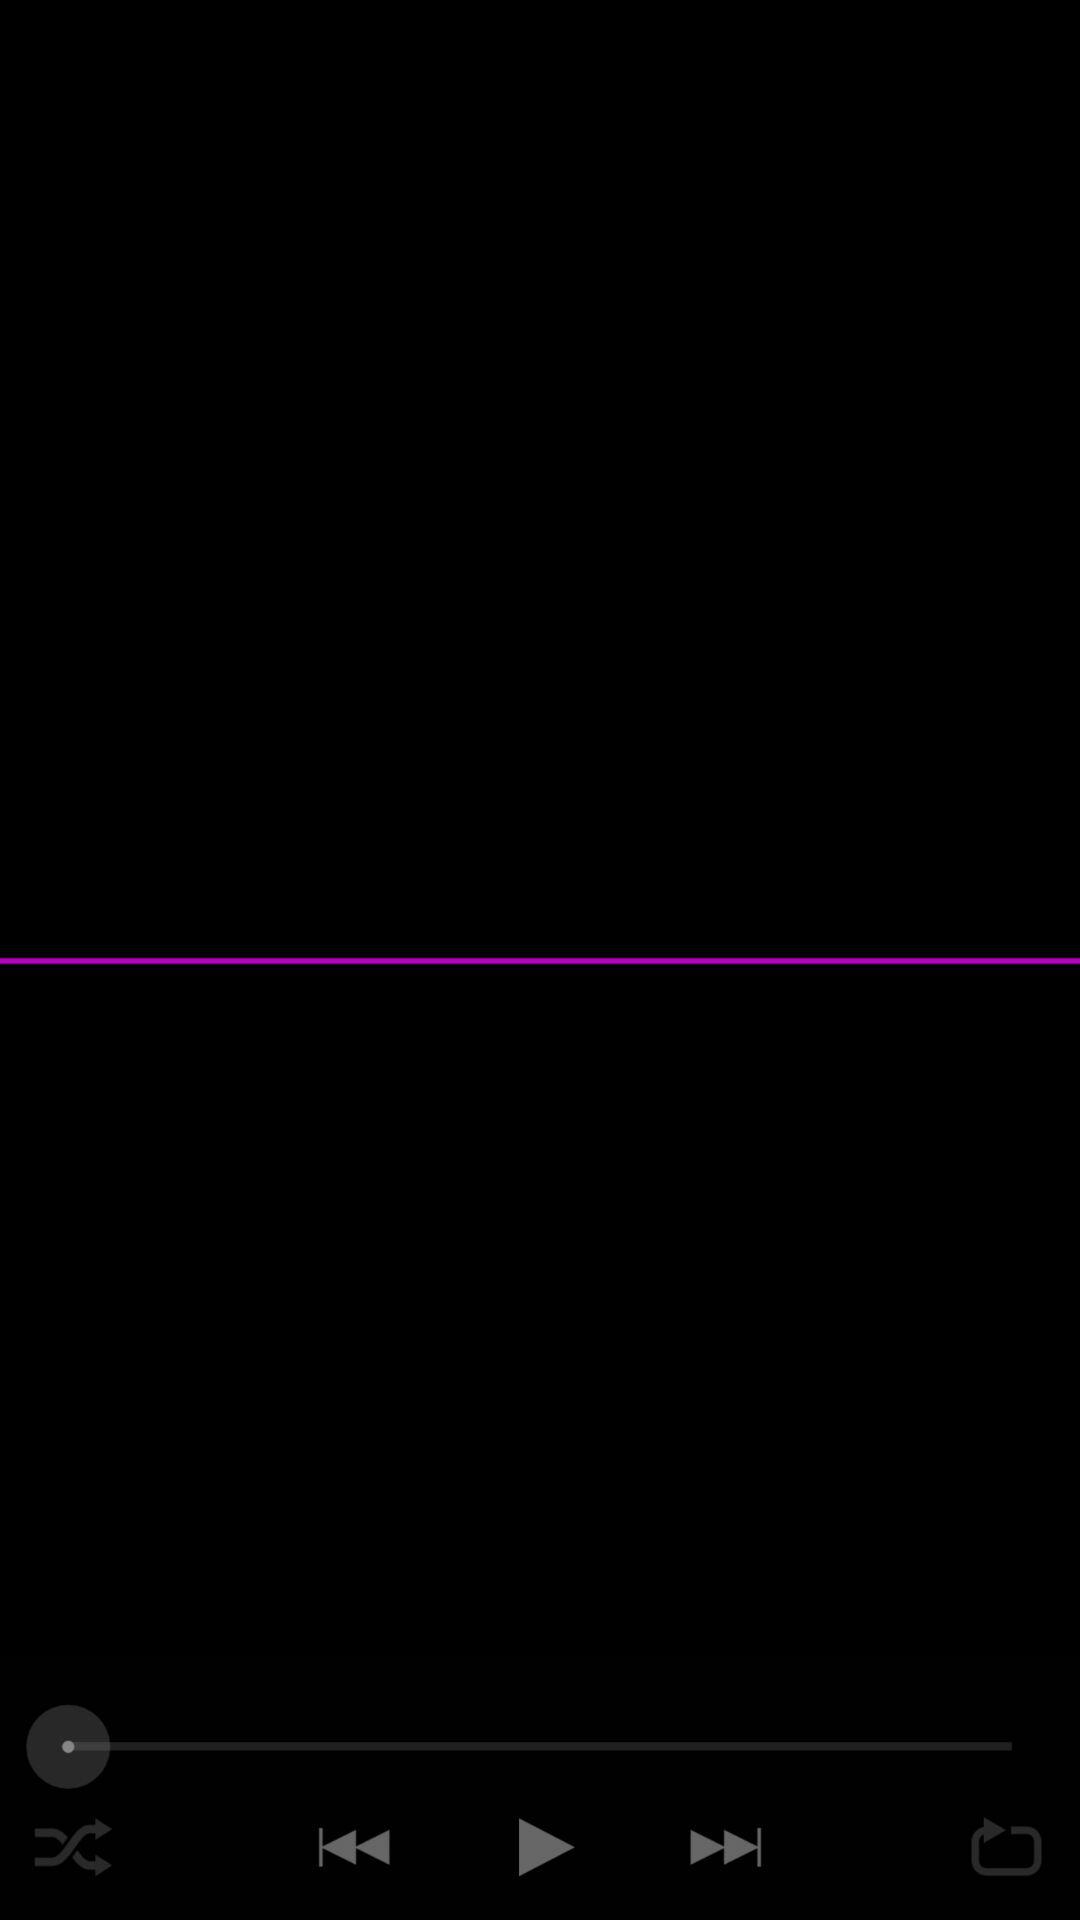 This screenshot has height=1920, width=1080. What do you see at coordinates (540, 1846) in the screenshot?
I see `the play icon` at bounding box center [540, 1846].